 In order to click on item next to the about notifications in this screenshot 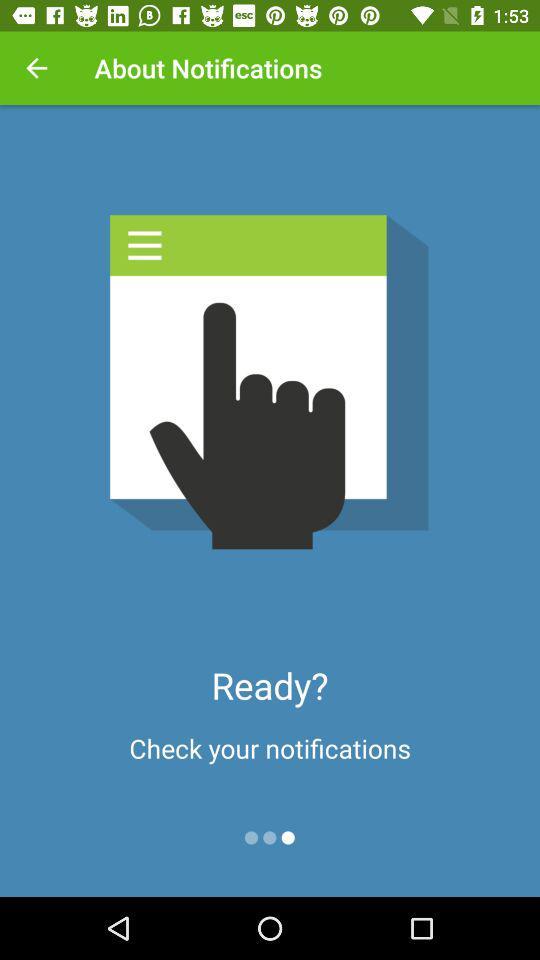, I will do `click(36, 68)`.